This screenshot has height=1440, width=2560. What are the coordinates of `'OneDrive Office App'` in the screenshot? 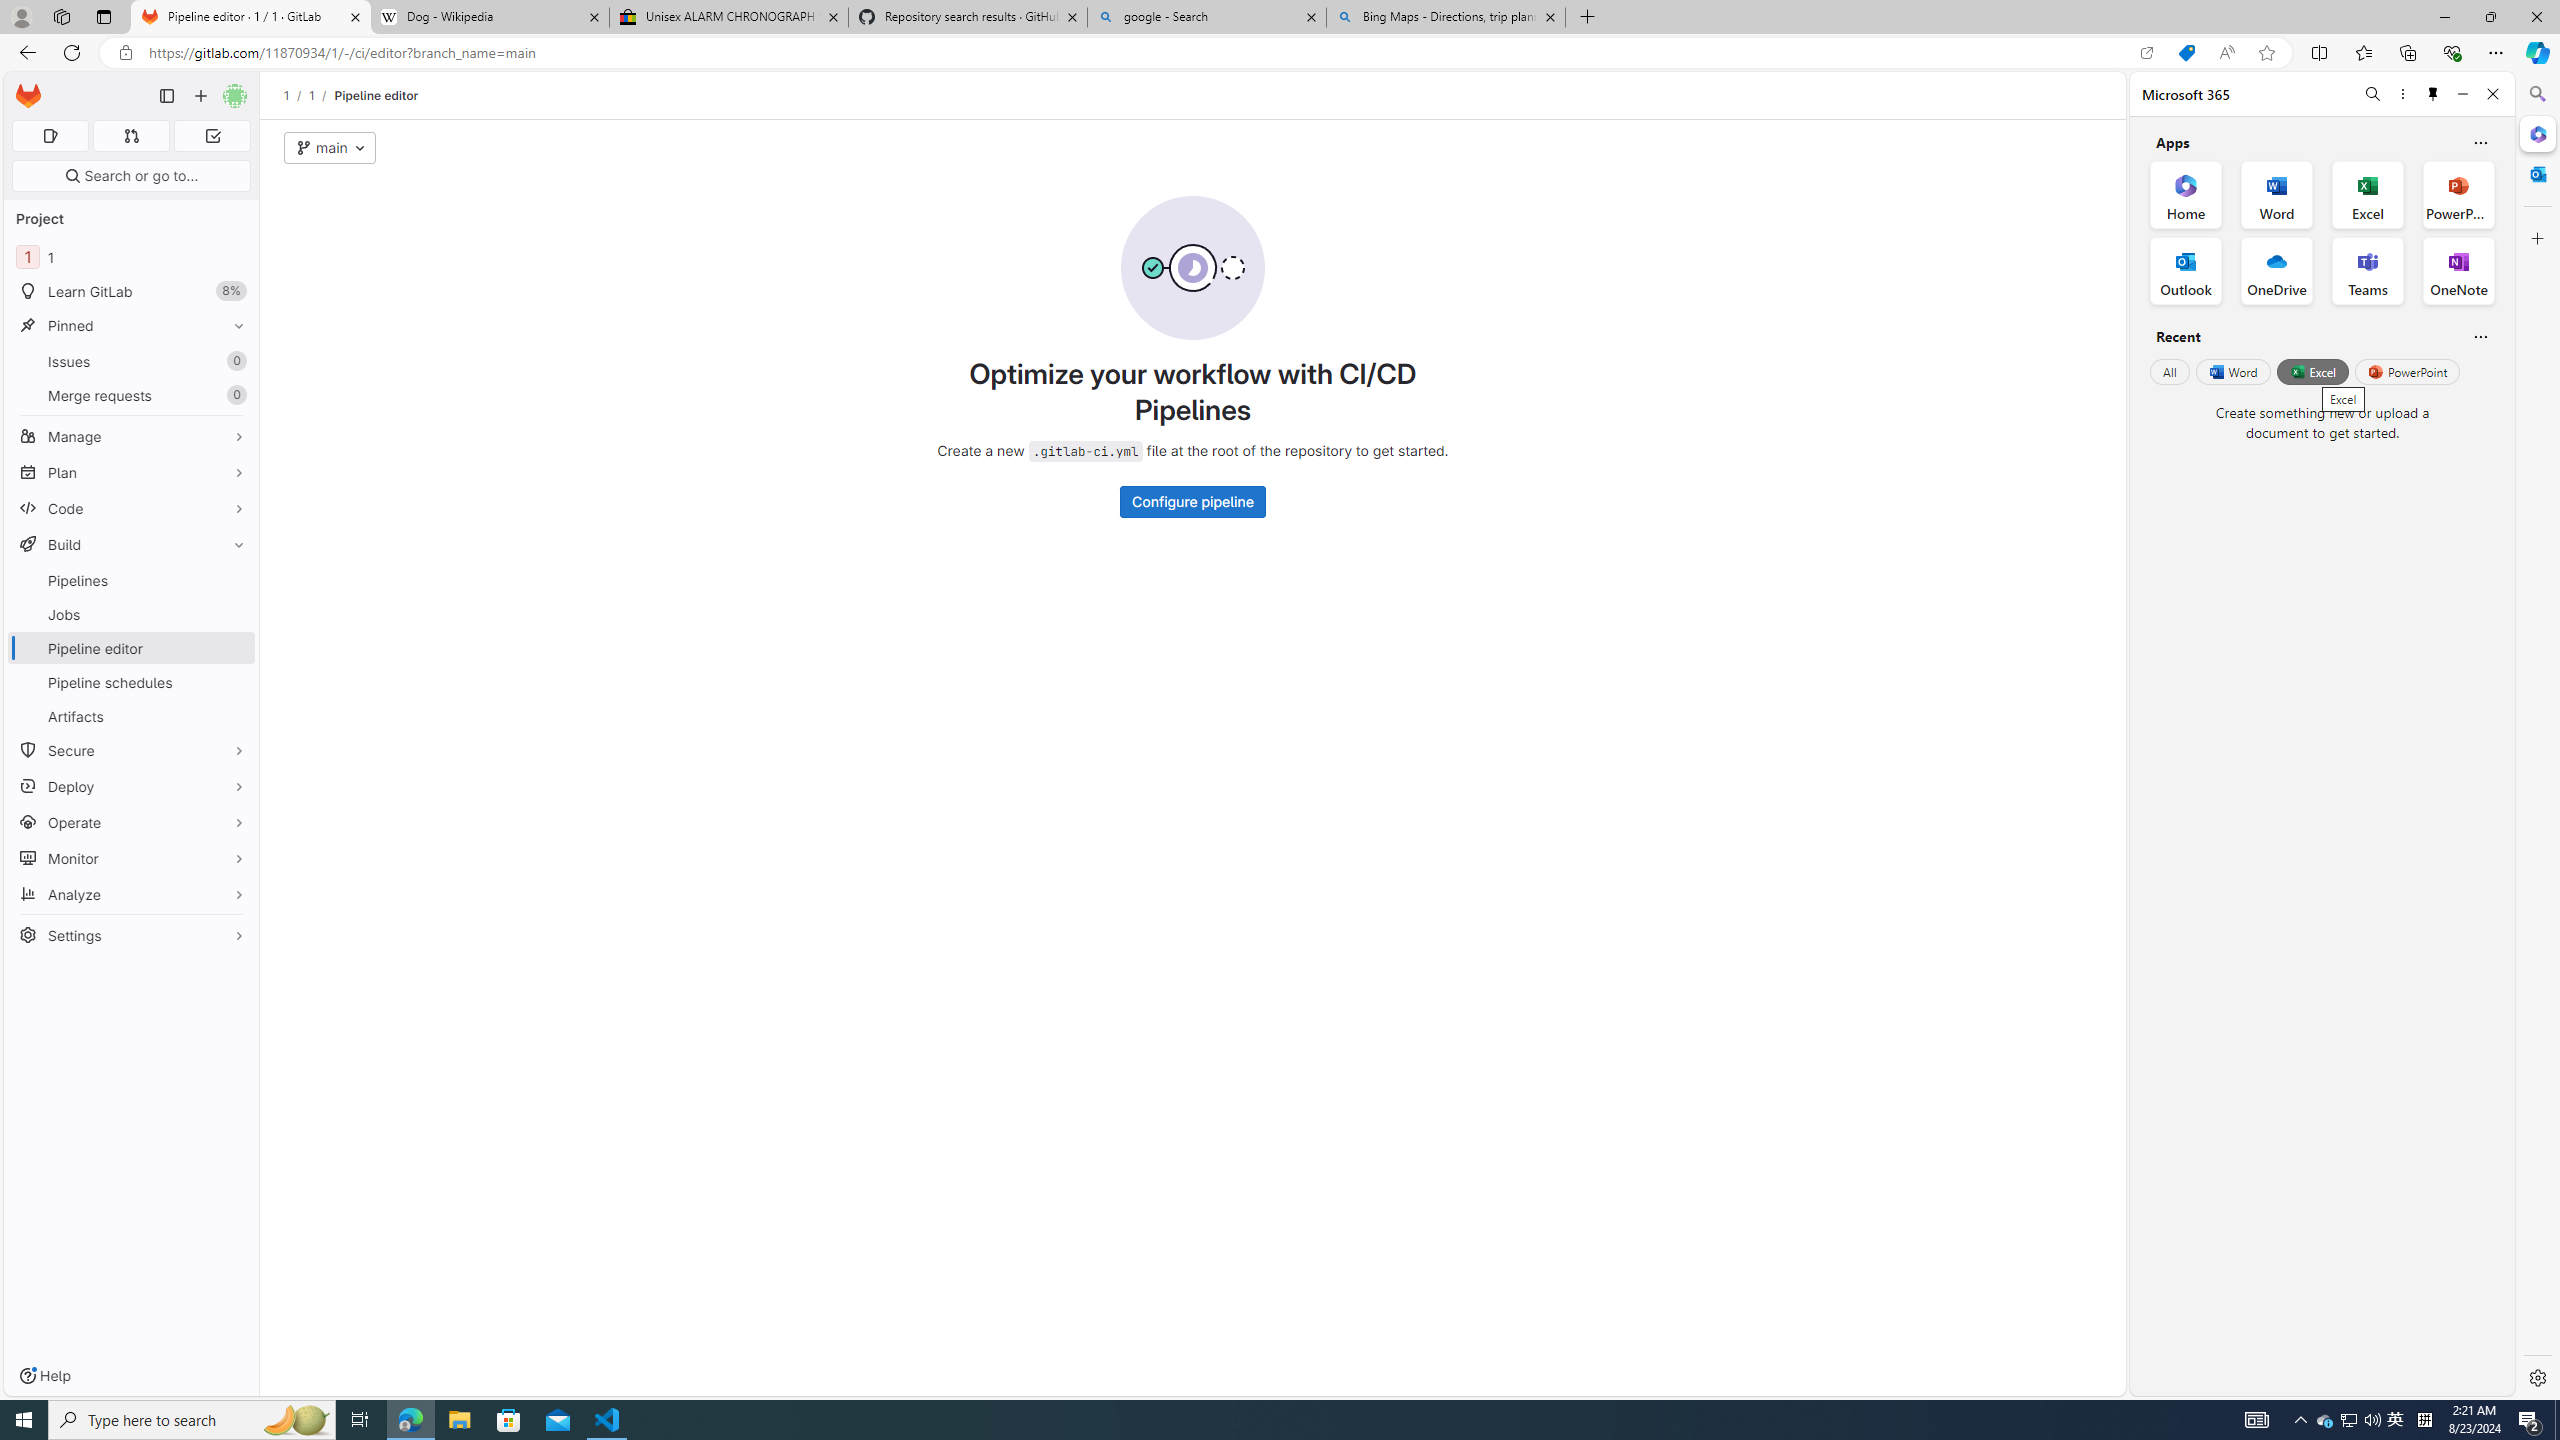 It's located at (2276, 271).